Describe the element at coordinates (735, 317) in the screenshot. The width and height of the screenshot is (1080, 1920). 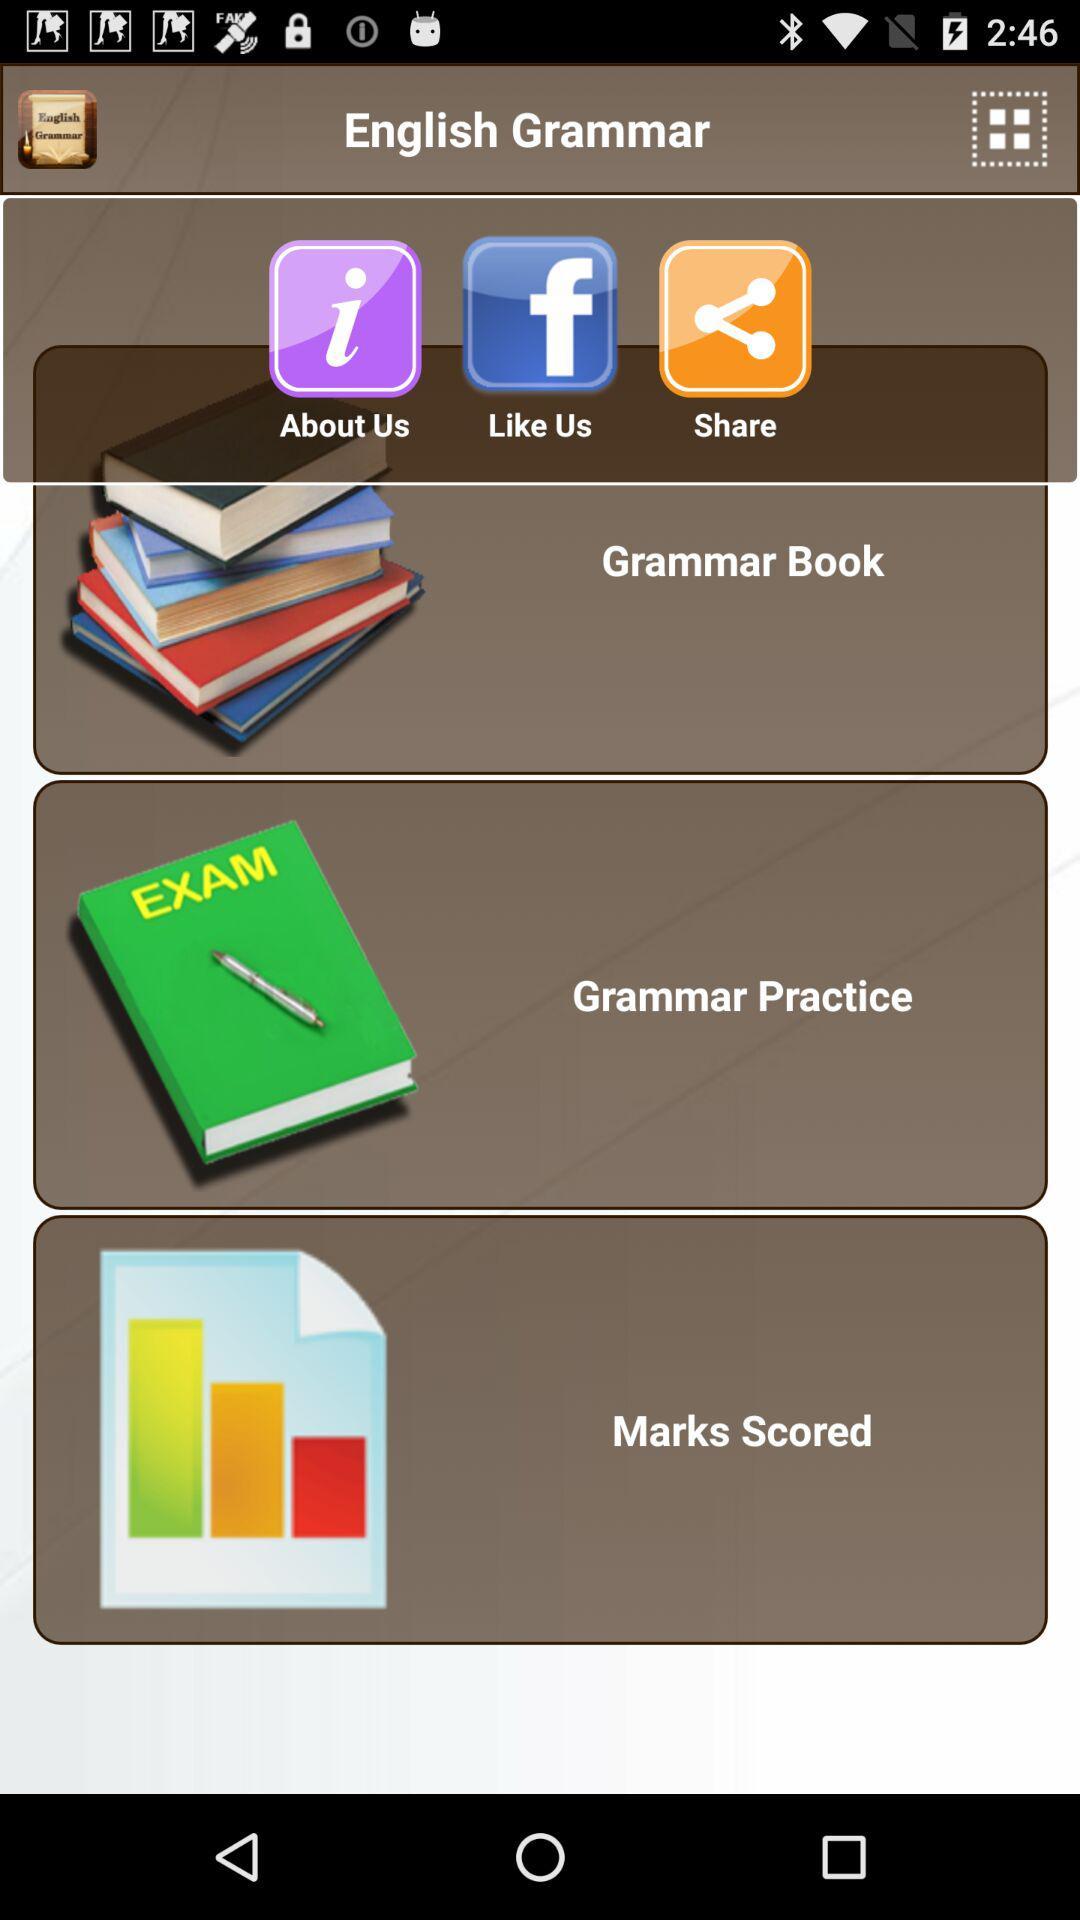
I see `share the app` at that location.